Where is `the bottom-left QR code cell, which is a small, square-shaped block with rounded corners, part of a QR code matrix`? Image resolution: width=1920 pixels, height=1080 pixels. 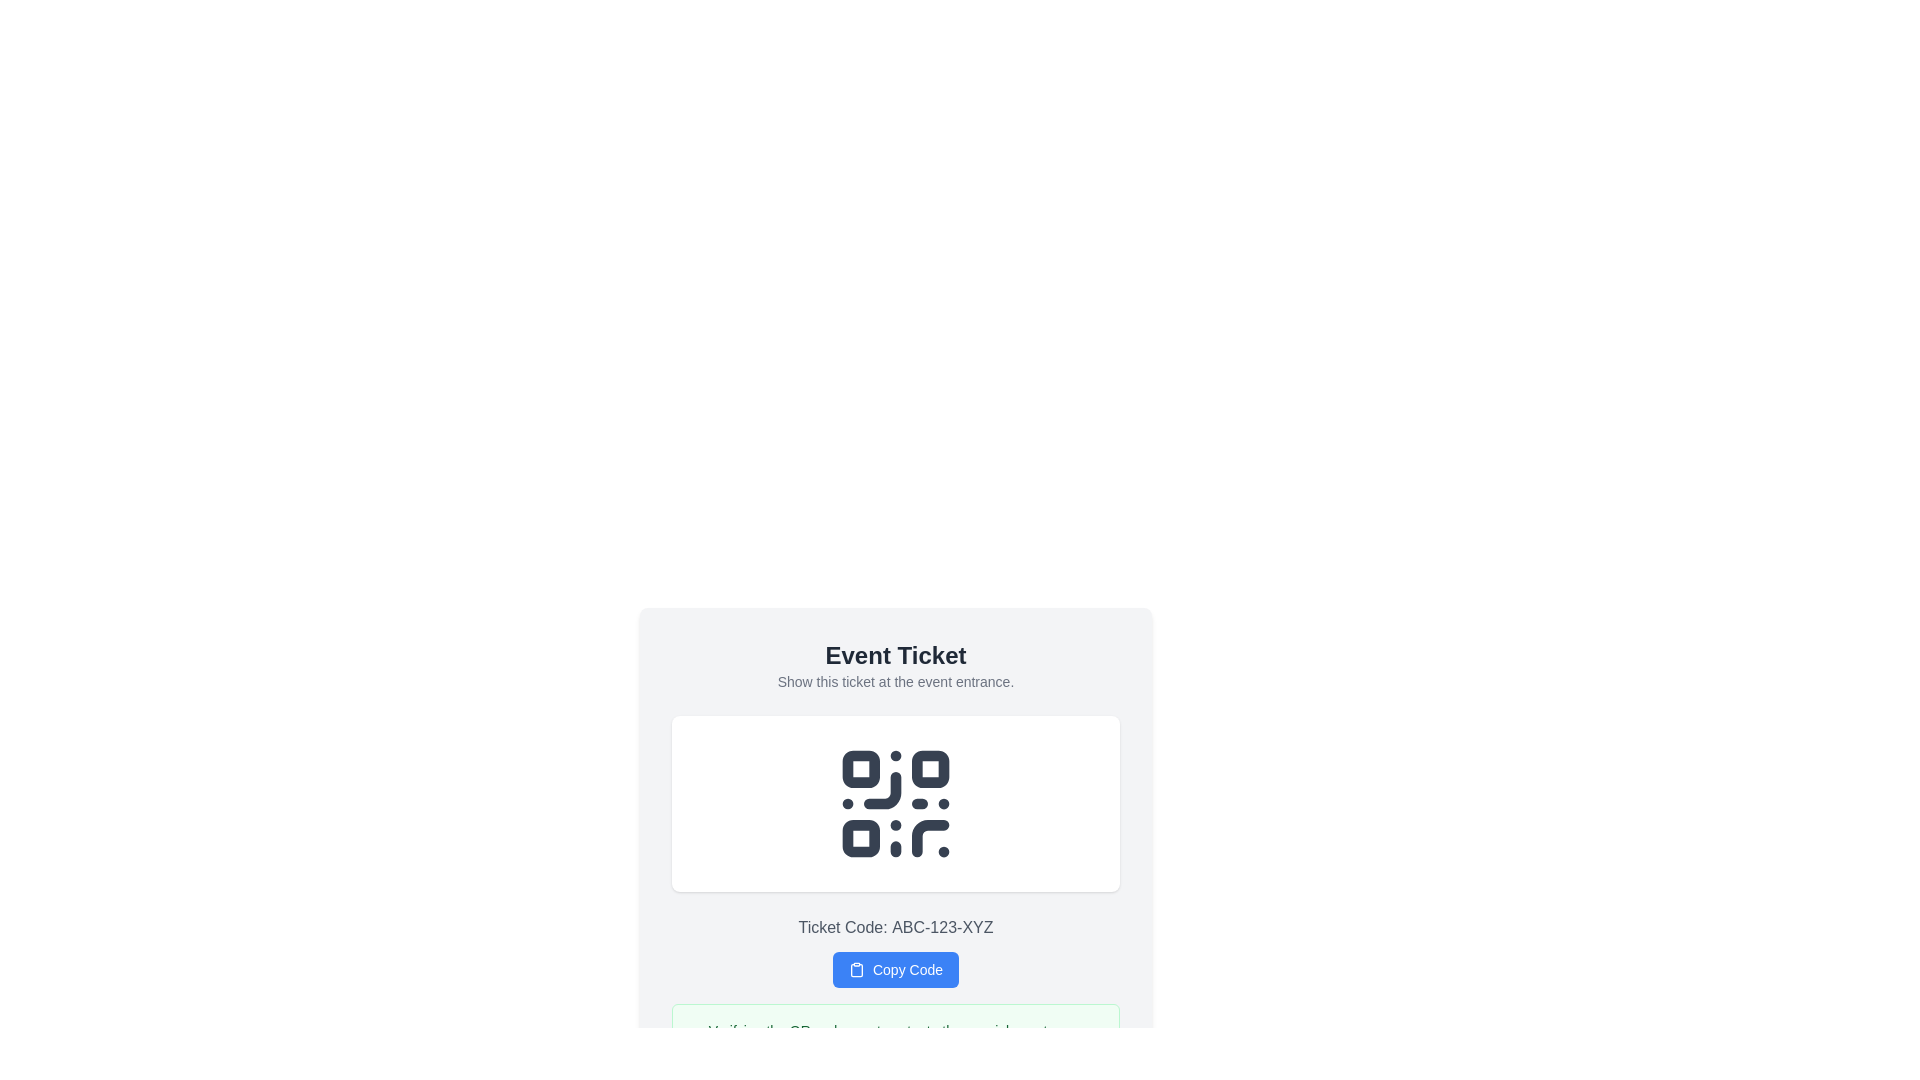
the bottom-left QR code cell, which is a small, square-shaped block with rounded corners, part of a QR code matrix is located at coordinates (861, 838).